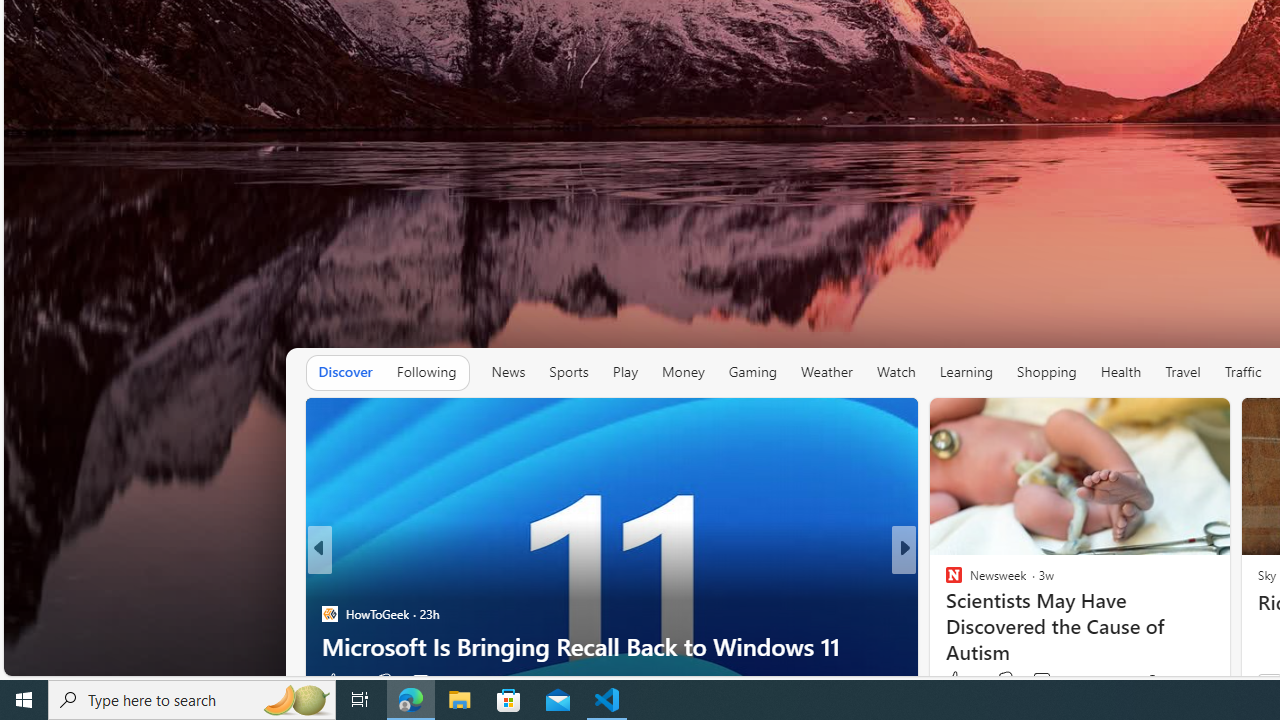 The width and height of the screenshot is (1280, 720). I want to click on 'View comments 23 Comment', so click(1041, 680).